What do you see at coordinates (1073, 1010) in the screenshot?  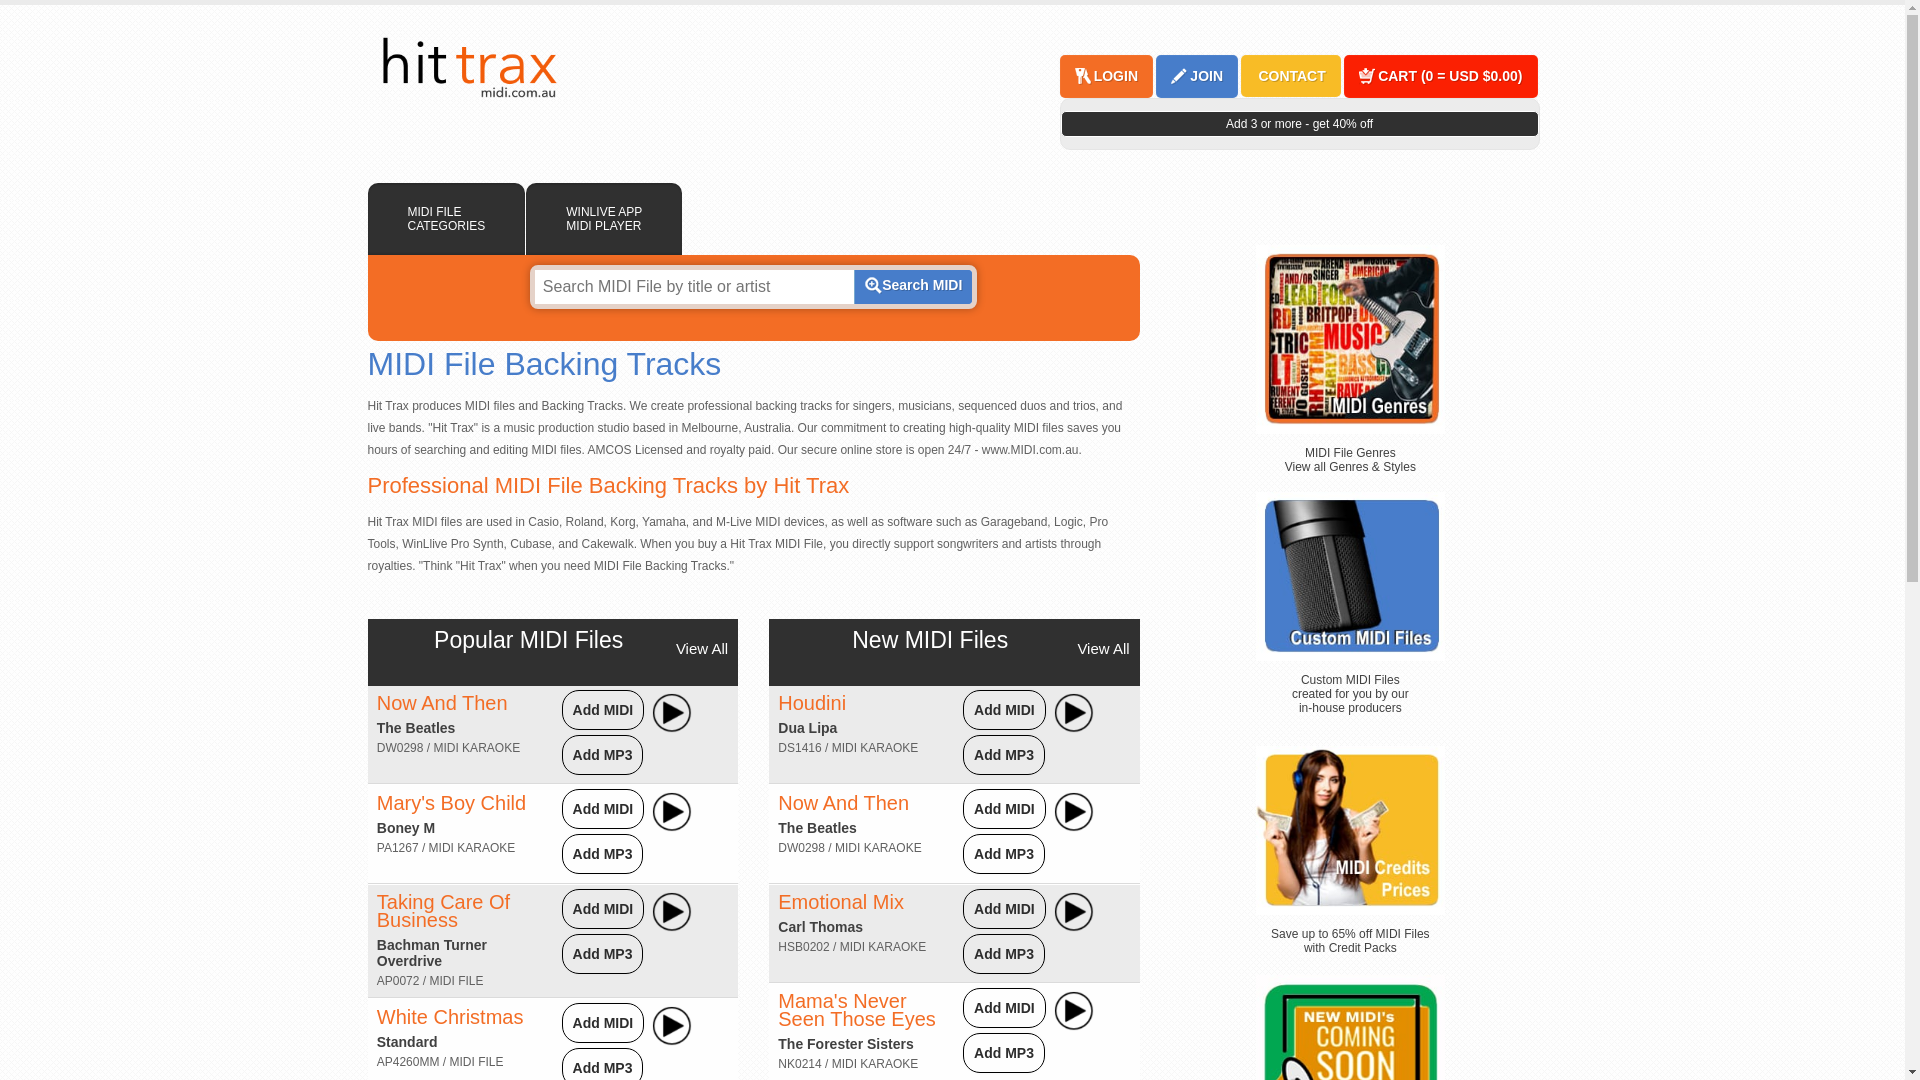 I see `'Play Mama's Never Seen Those Eyes'` at bounding box center [1073, 1010].